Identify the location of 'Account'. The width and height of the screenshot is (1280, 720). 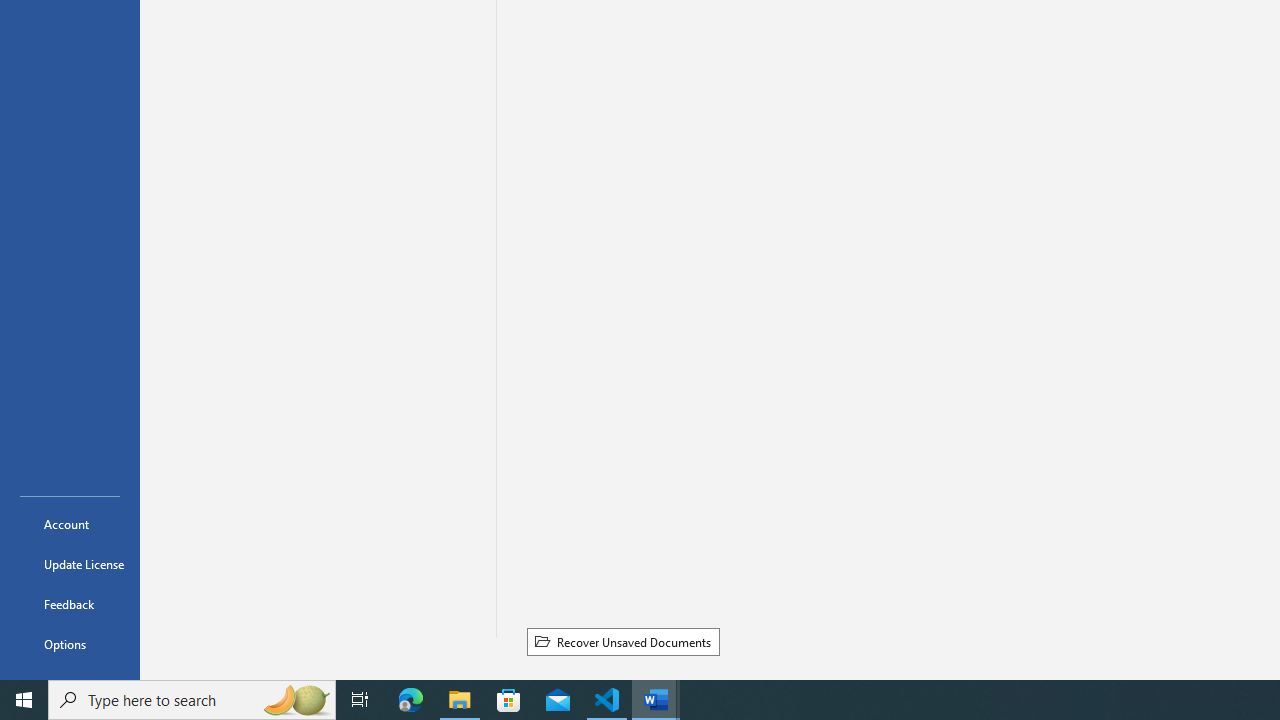
(69, 523).